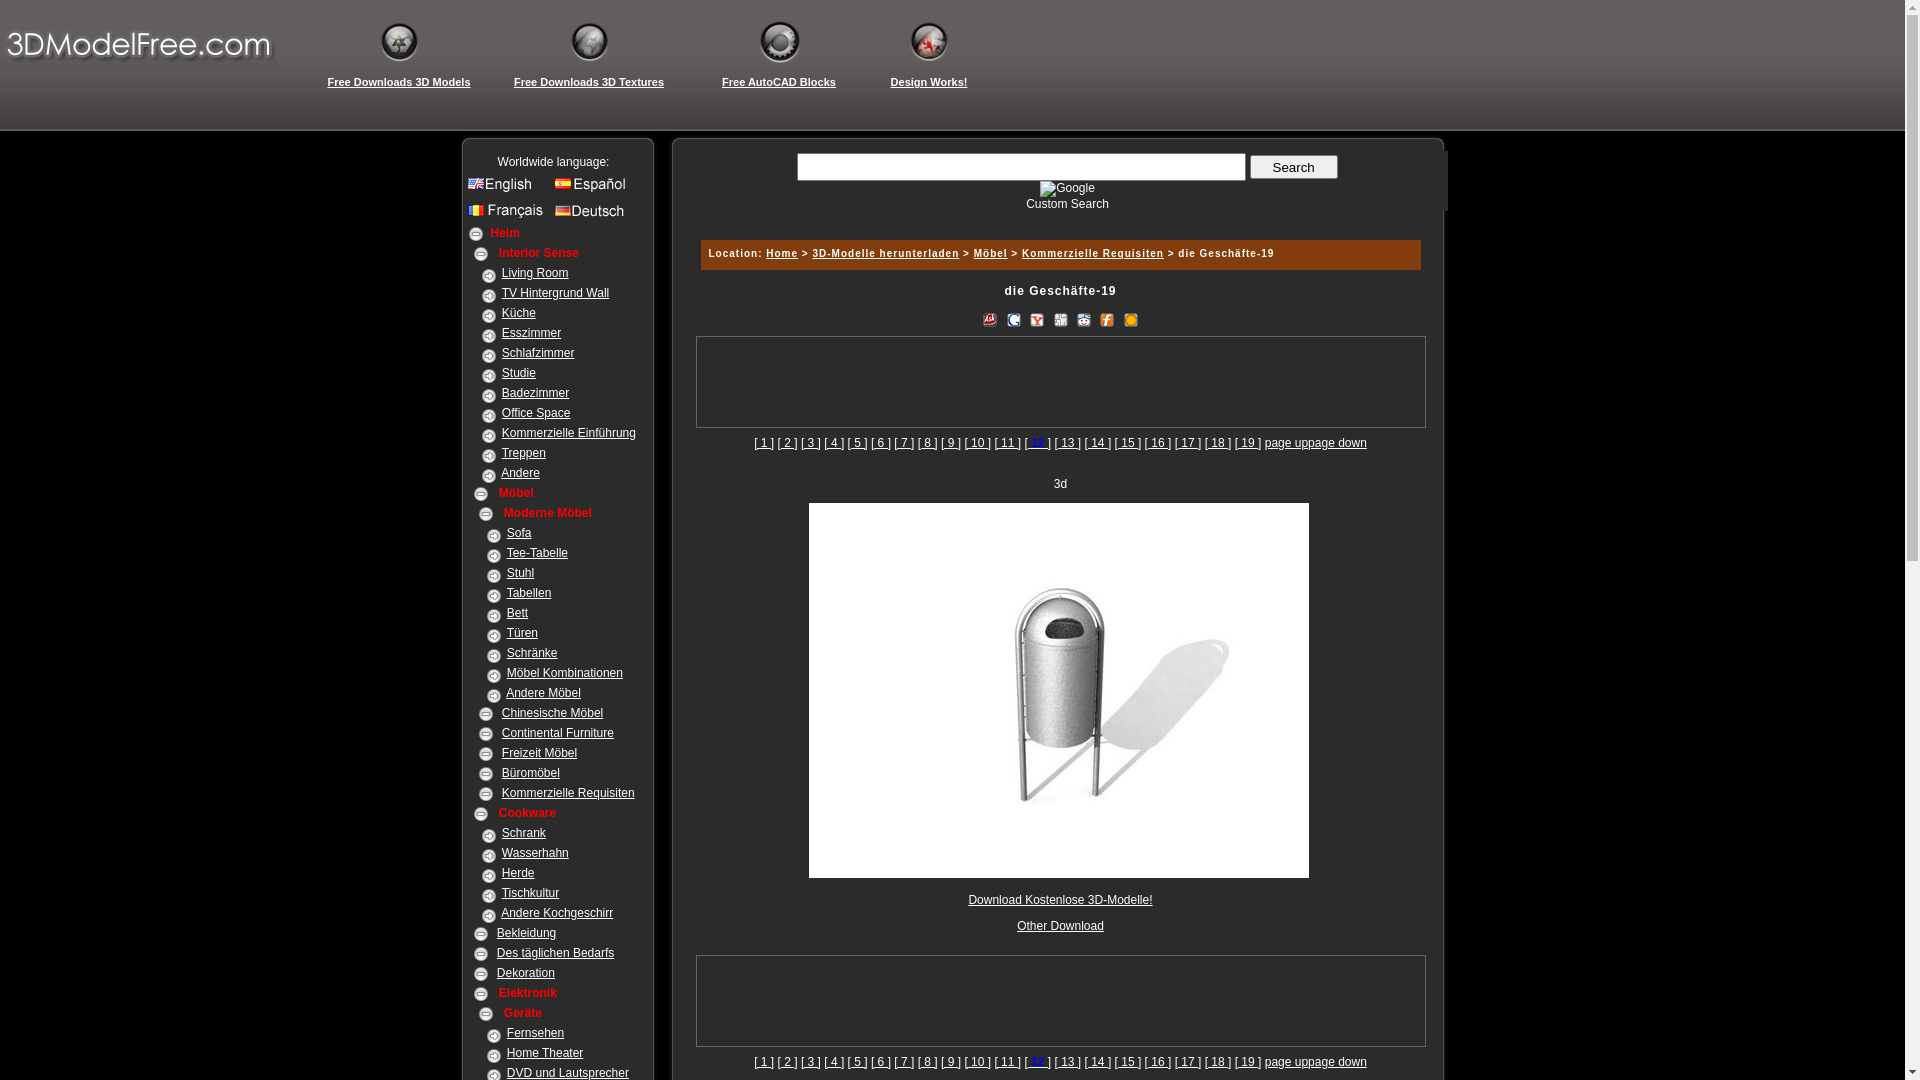  What do you see at coordinates (520, 573) in the screenshot?
I see `'Stuhl'` at bounding box center [520, 573].